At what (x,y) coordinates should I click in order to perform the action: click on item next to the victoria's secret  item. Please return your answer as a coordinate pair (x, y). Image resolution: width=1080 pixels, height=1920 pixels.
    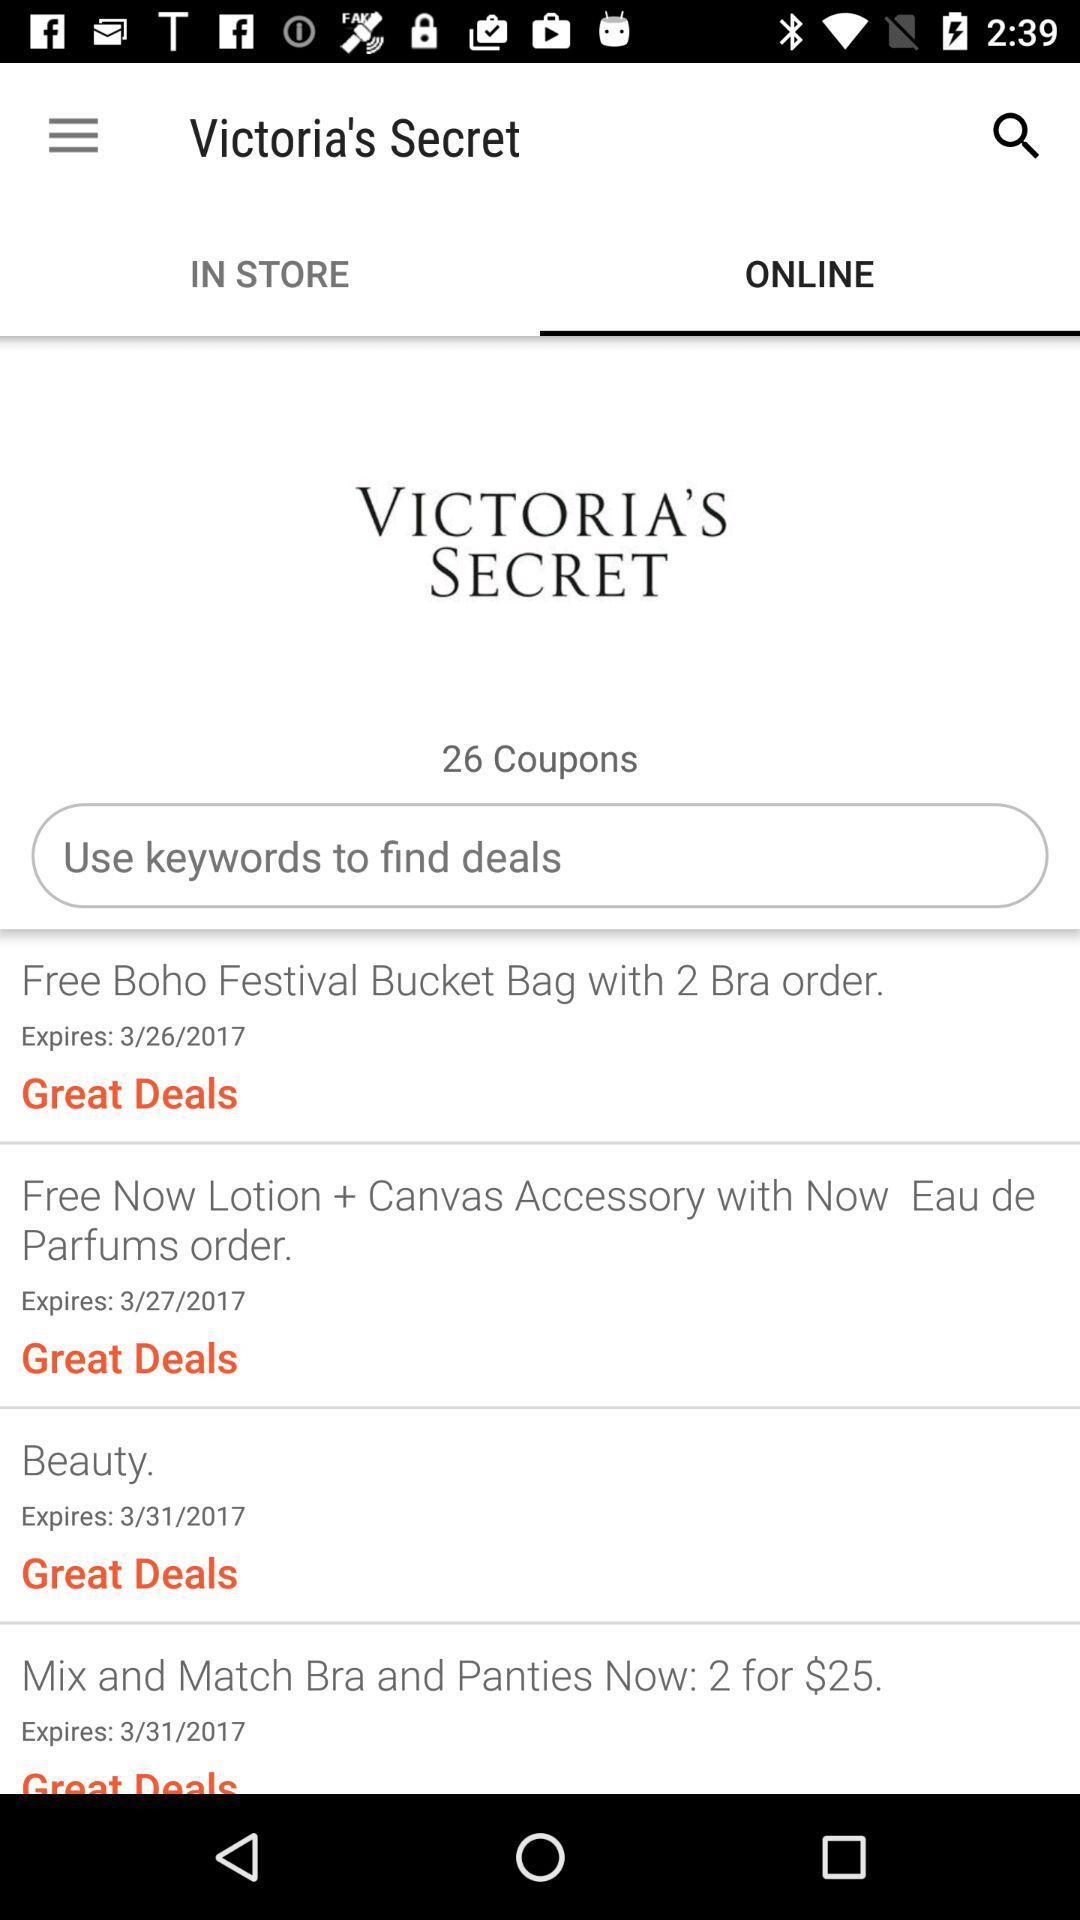
    Looking at the image, I should click on (72, 135).